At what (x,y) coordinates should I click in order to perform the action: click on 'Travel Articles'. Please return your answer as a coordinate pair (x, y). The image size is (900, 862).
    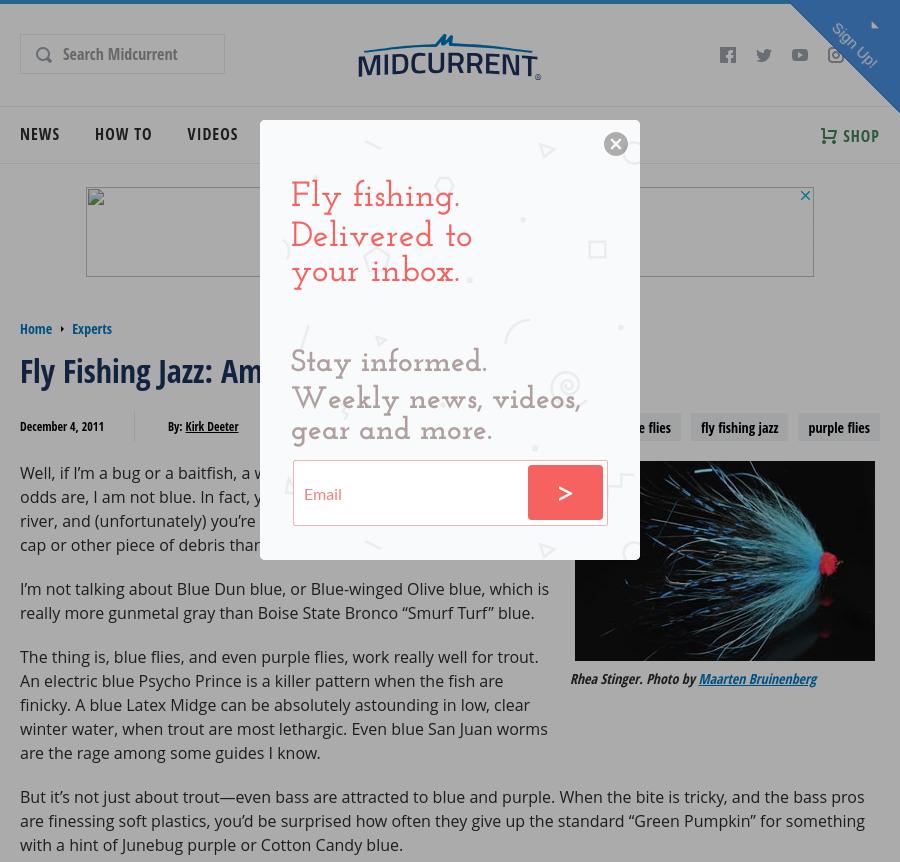
    Looking at the image, I should click on (538, 193).